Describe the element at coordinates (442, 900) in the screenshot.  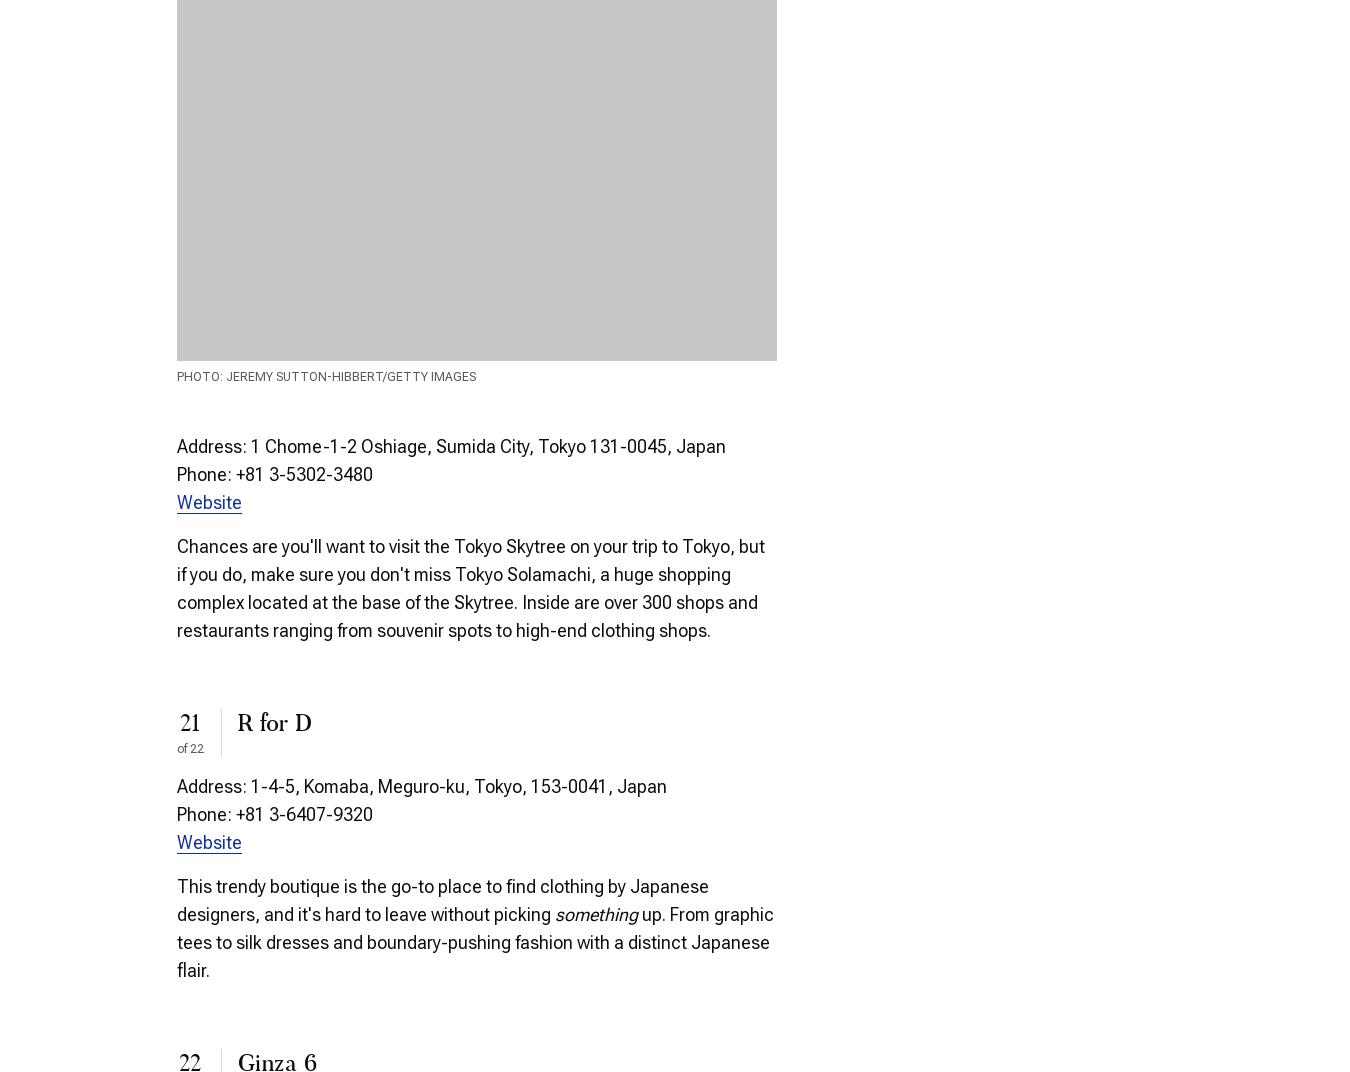
I see `'This trendy boutique is the go-to place to find clothing by Japanese designers, and it's hard to leave without picking'` at that location.